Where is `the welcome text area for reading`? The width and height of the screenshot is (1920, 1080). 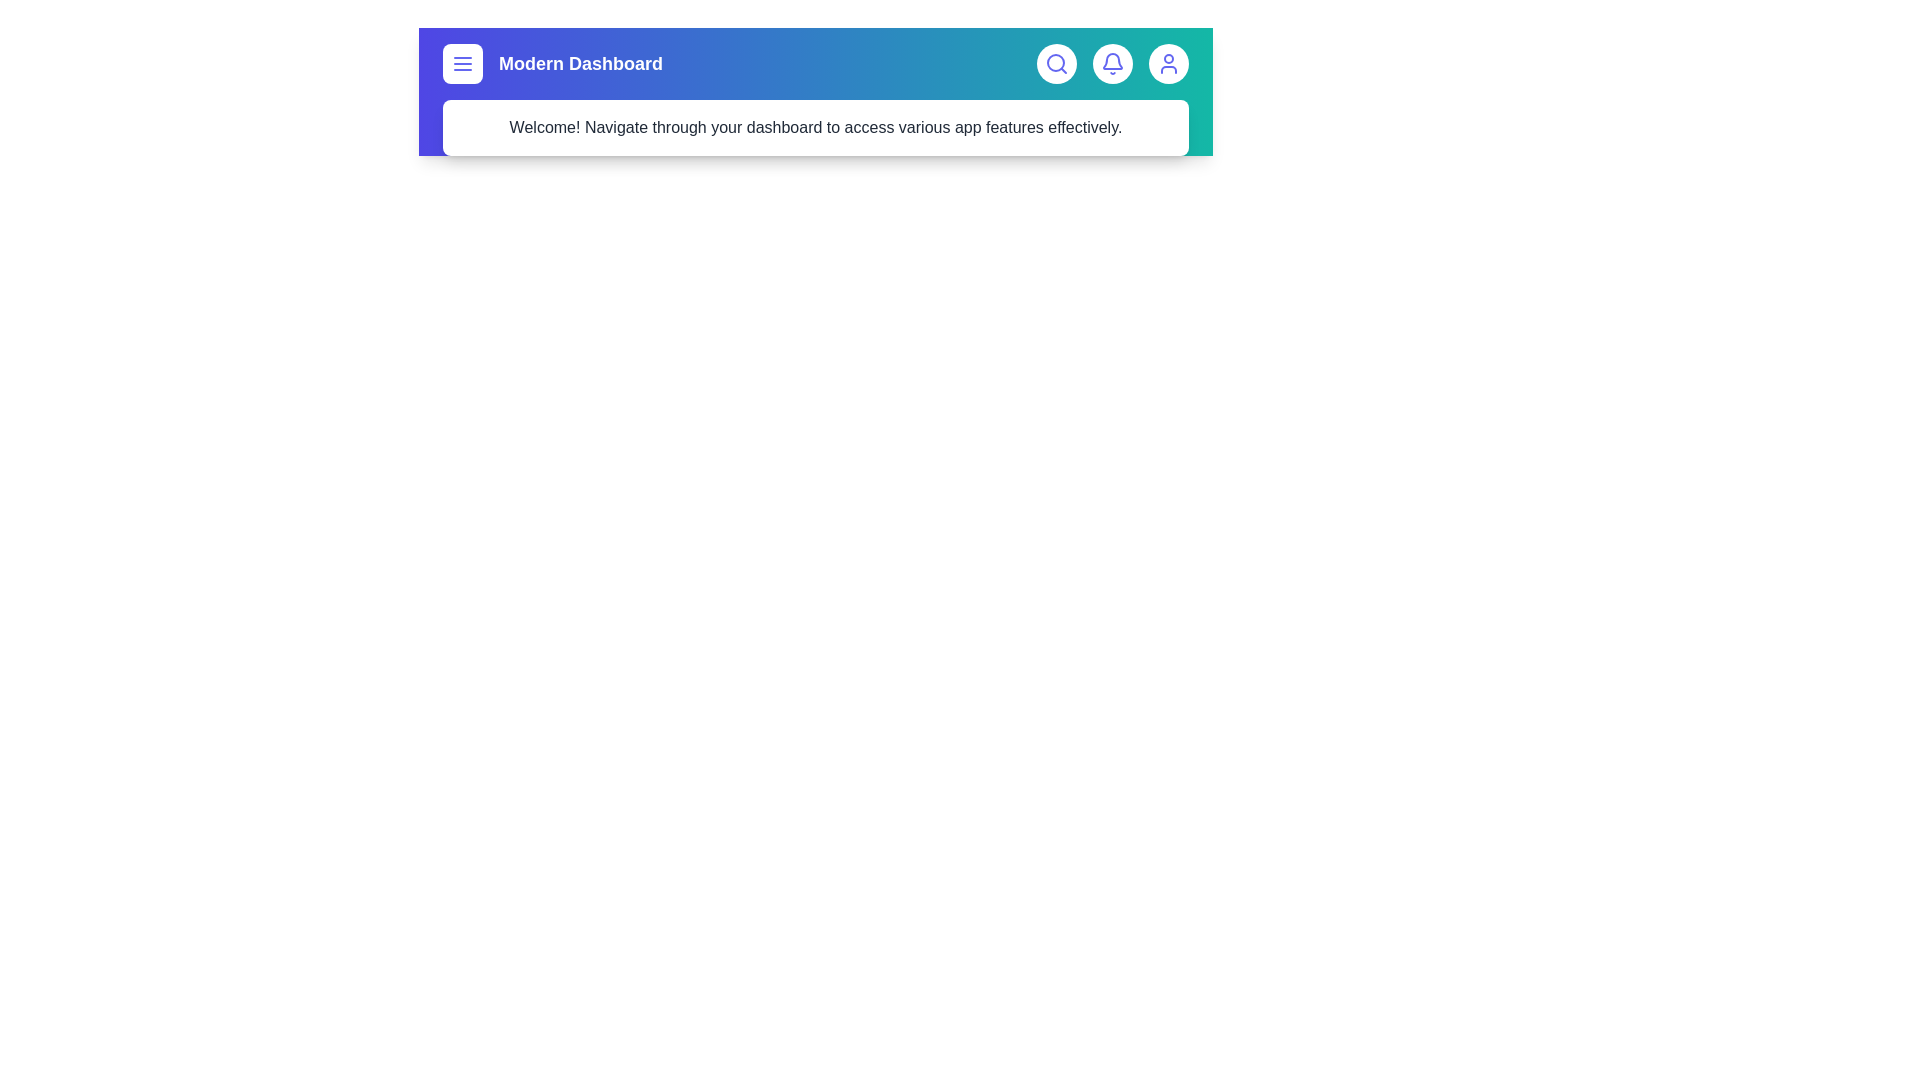
the welcome text area for reading is located at coordinates (816, 127).